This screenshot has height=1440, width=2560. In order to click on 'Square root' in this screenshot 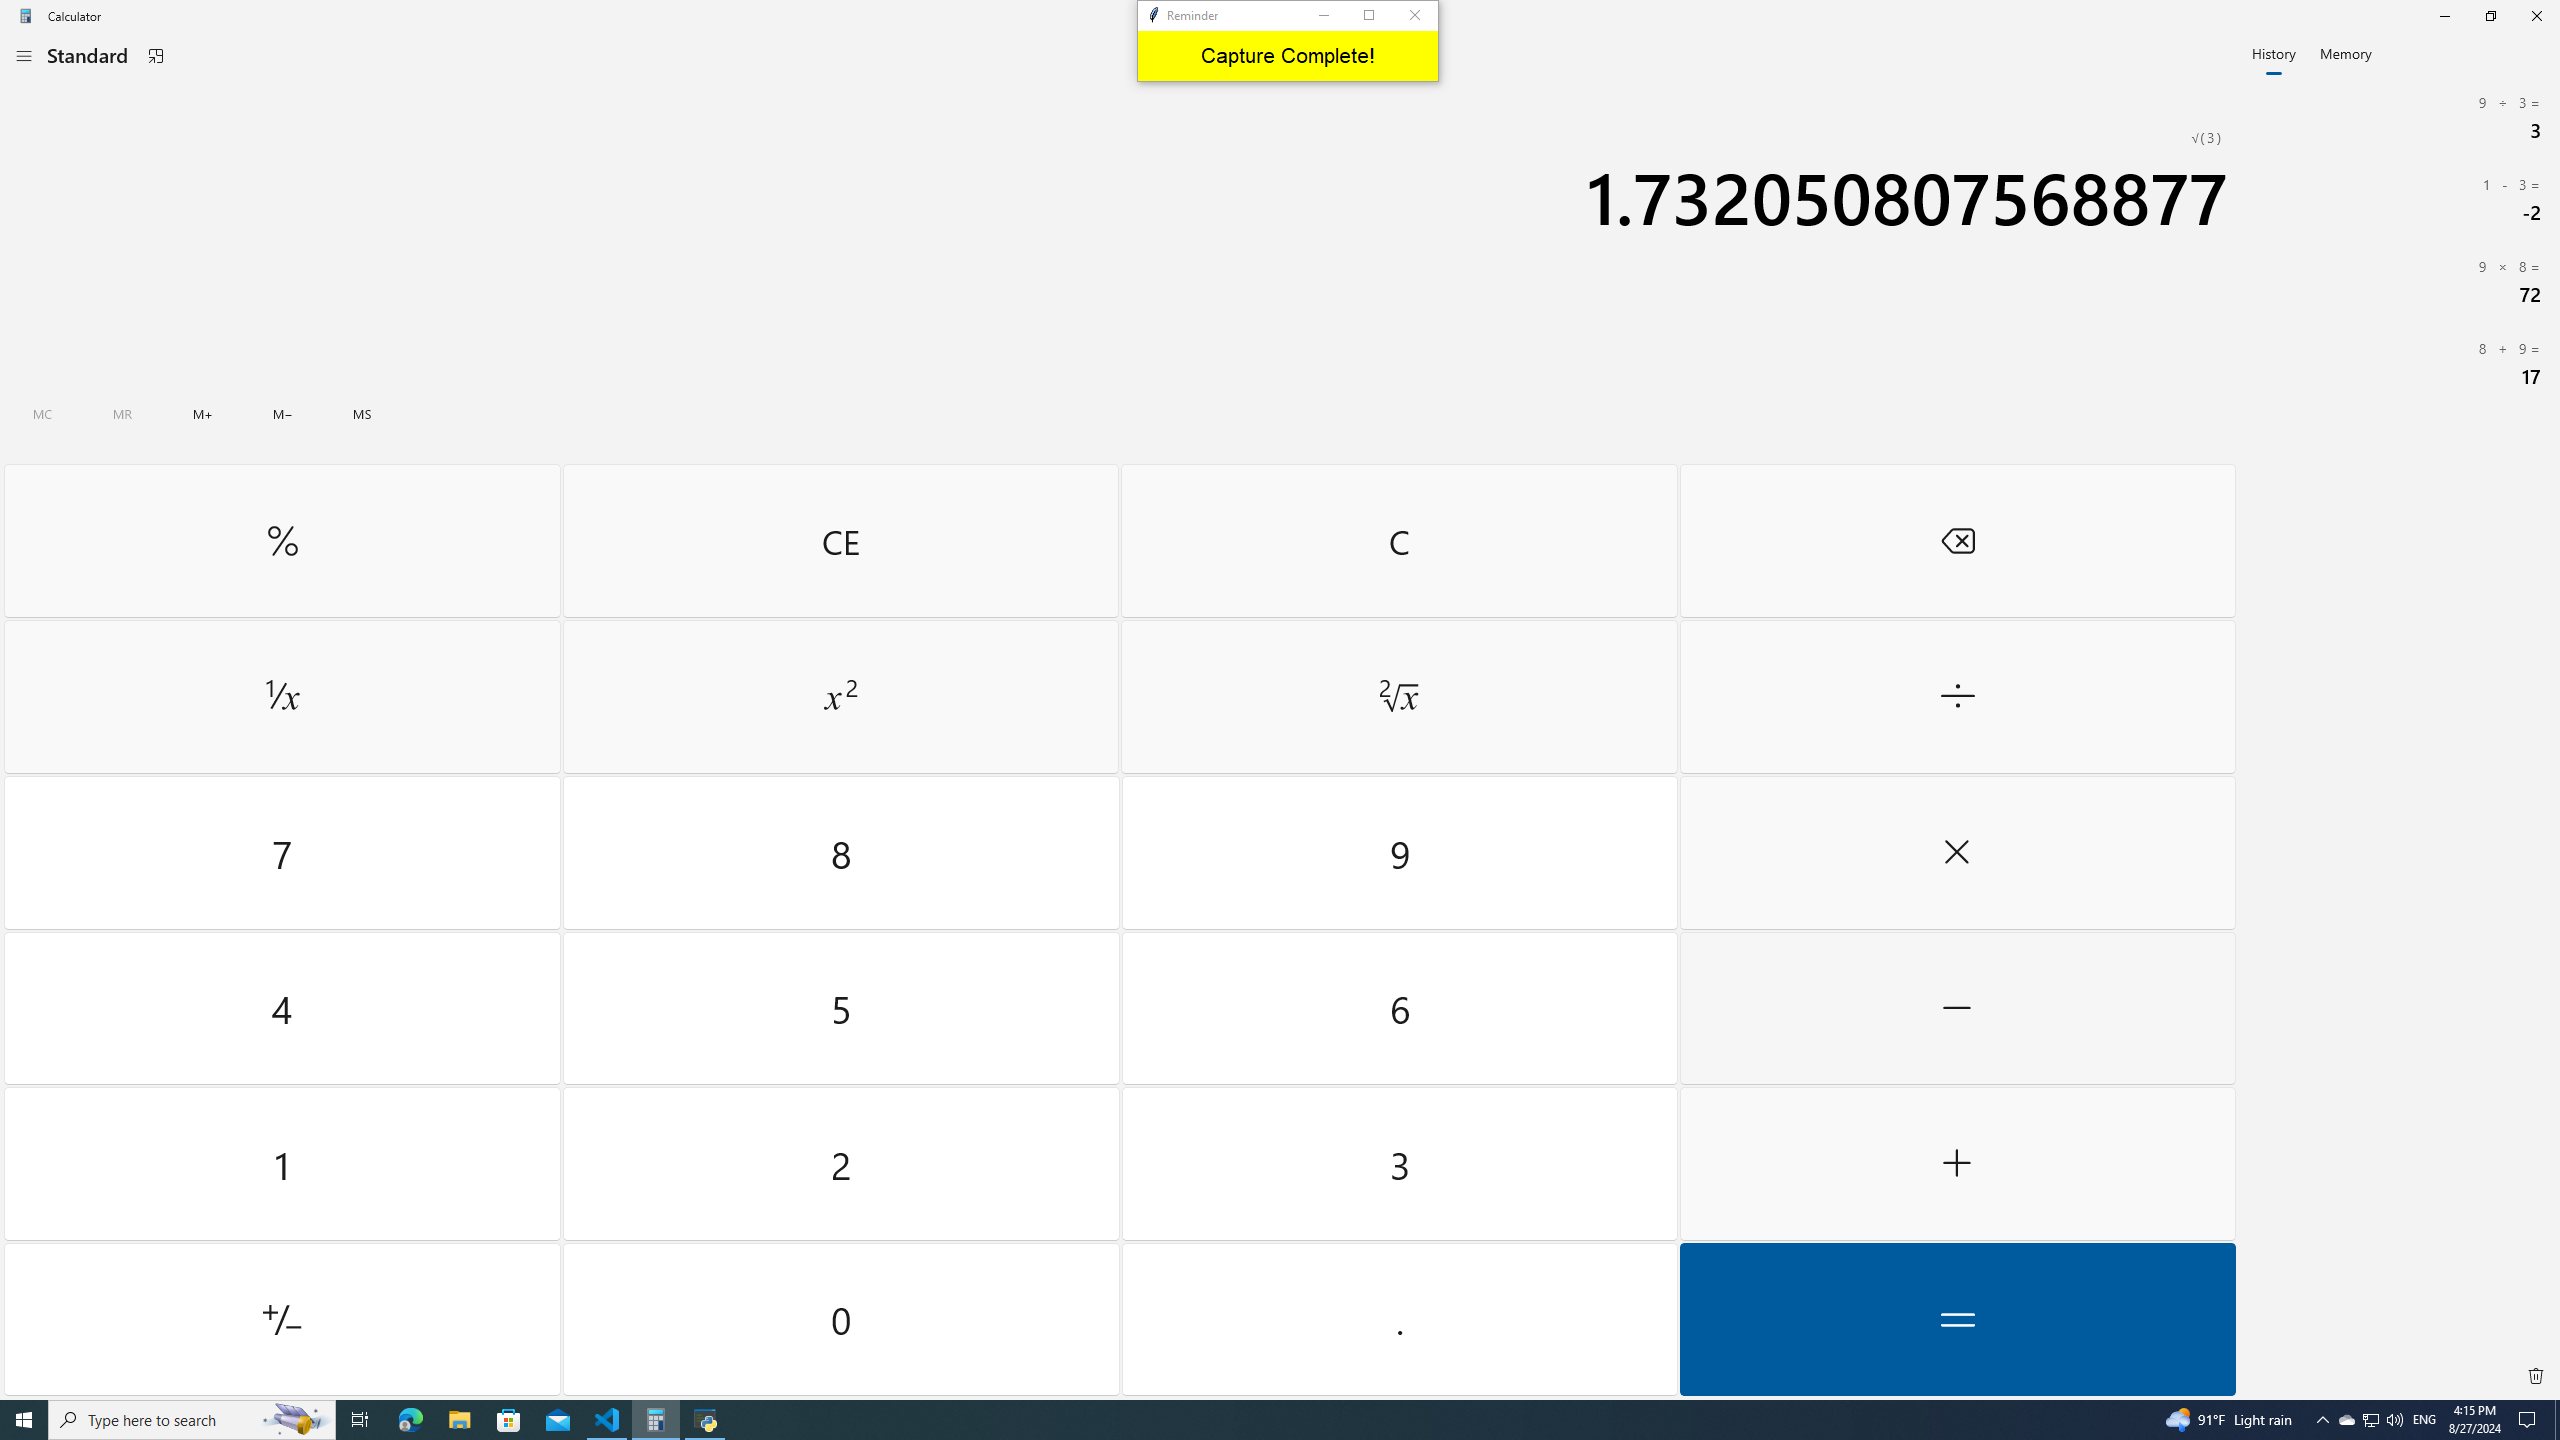, I will do `click(1398, 697)`.